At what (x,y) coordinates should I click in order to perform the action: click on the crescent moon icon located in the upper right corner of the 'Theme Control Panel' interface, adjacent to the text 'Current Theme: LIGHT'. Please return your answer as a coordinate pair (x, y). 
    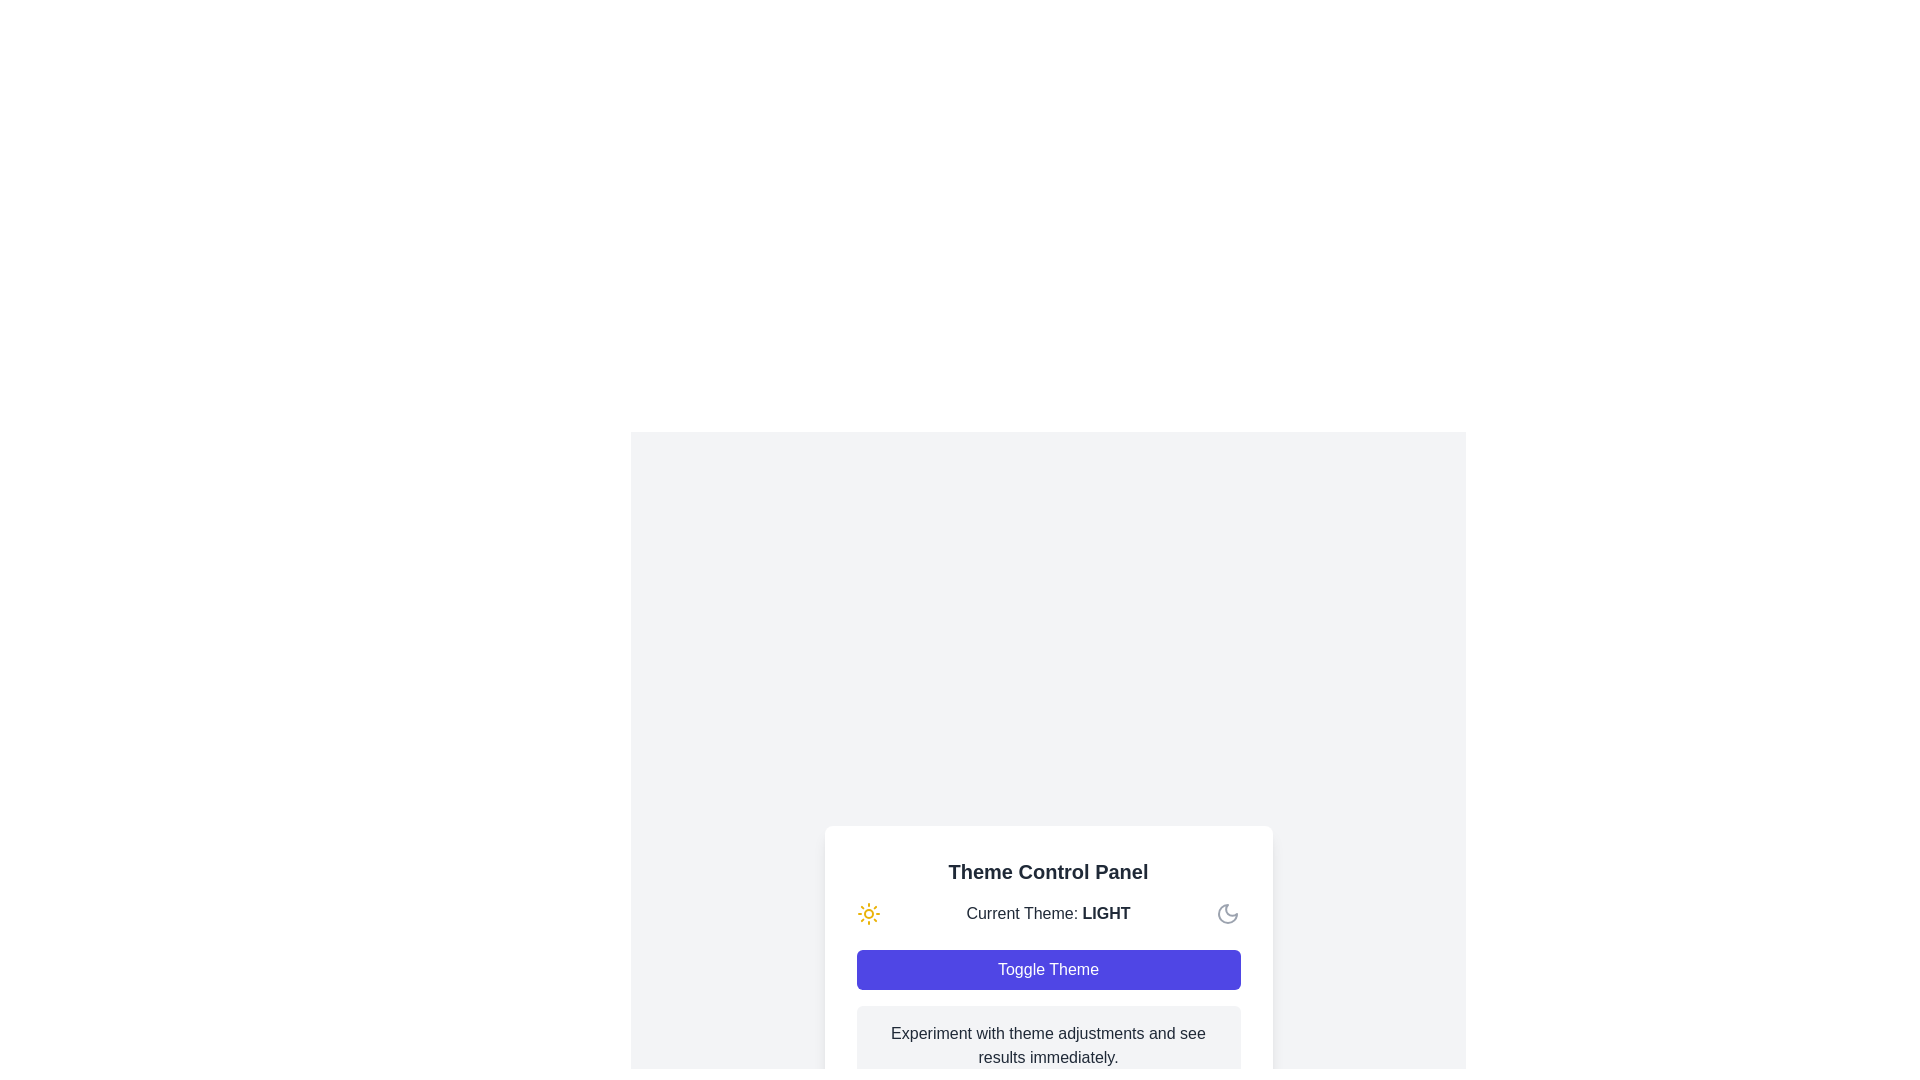
    Looking at the image, I should click on (1227, 914).